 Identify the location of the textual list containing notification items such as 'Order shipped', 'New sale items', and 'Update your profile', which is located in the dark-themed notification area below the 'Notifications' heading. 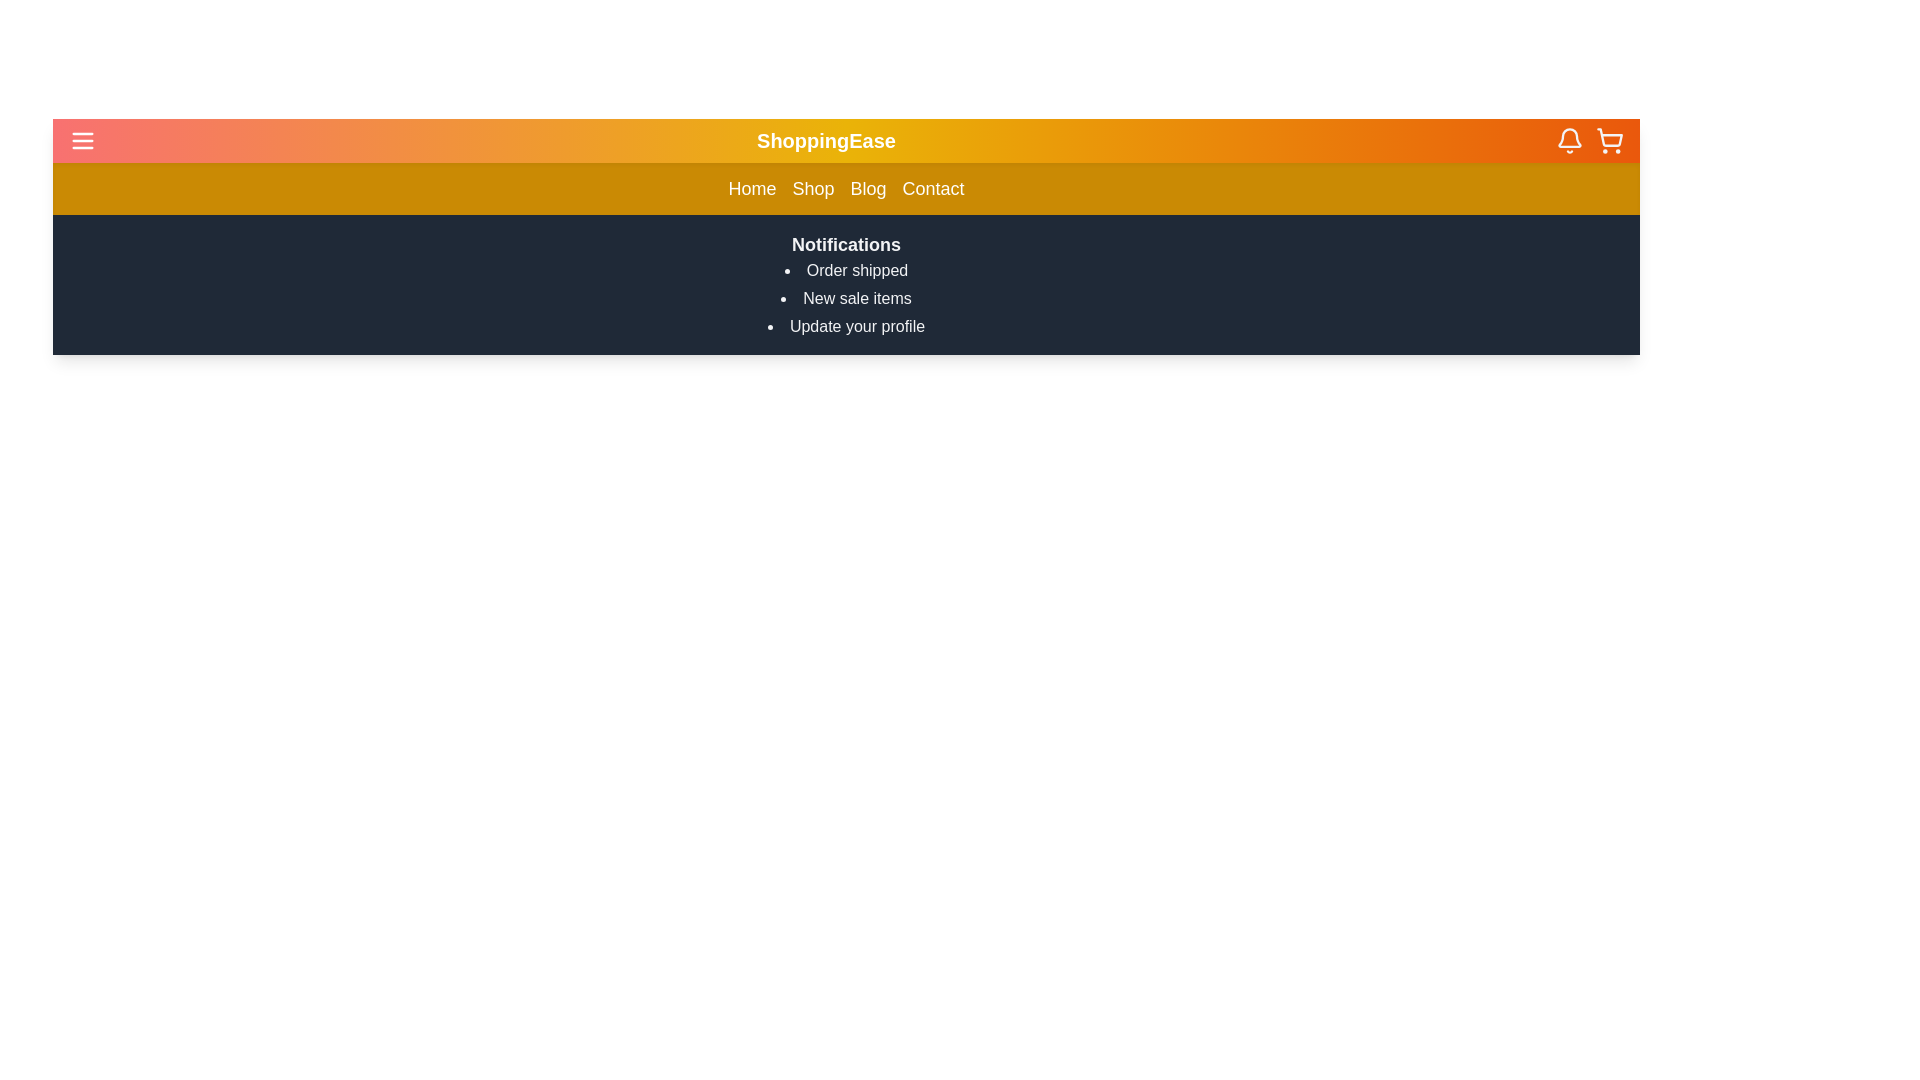
(846, 299).